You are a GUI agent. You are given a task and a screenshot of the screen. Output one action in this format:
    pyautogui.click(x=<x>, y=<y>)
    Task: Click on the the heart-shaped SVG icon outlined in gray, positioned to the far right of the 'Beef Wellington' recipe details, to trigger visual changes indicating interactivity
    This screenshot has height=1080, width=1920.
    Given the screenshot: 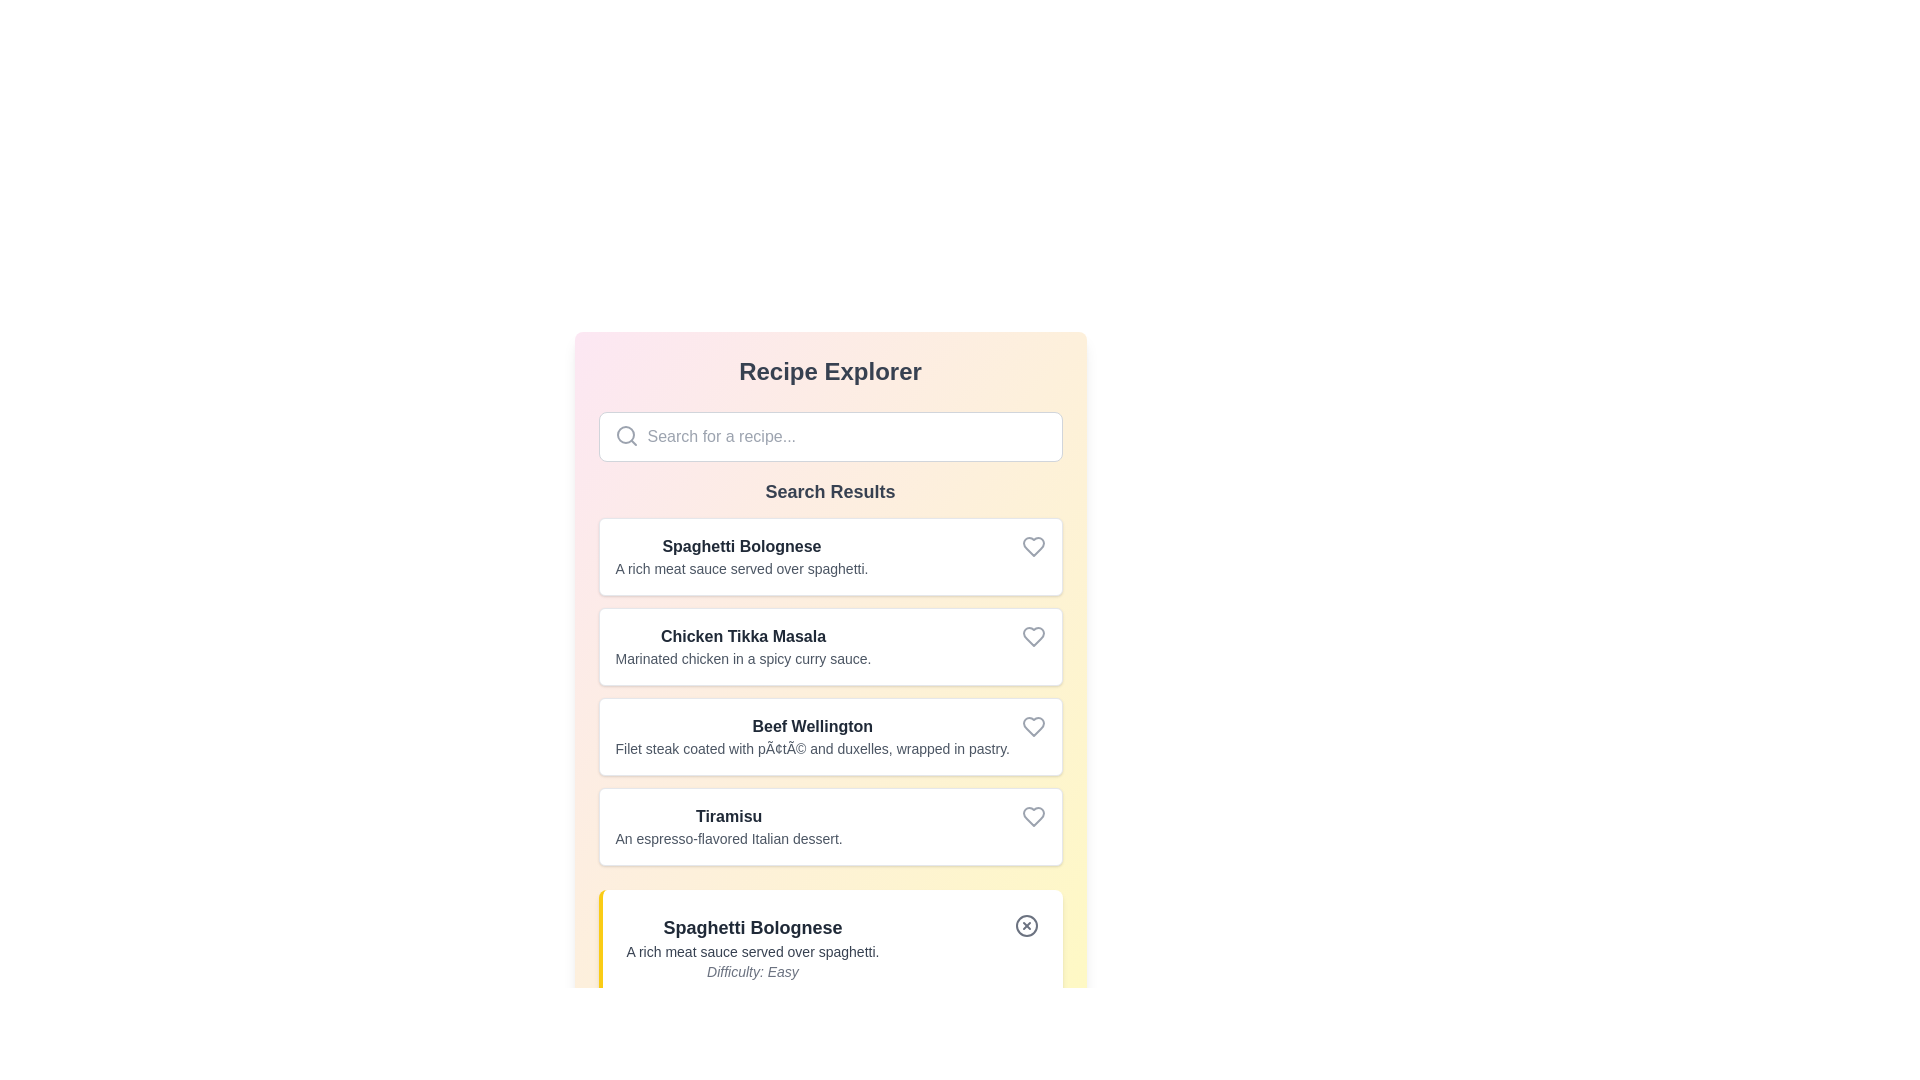 What is the action you would take?
    pyautogui.click(x=1033, y=726)
    